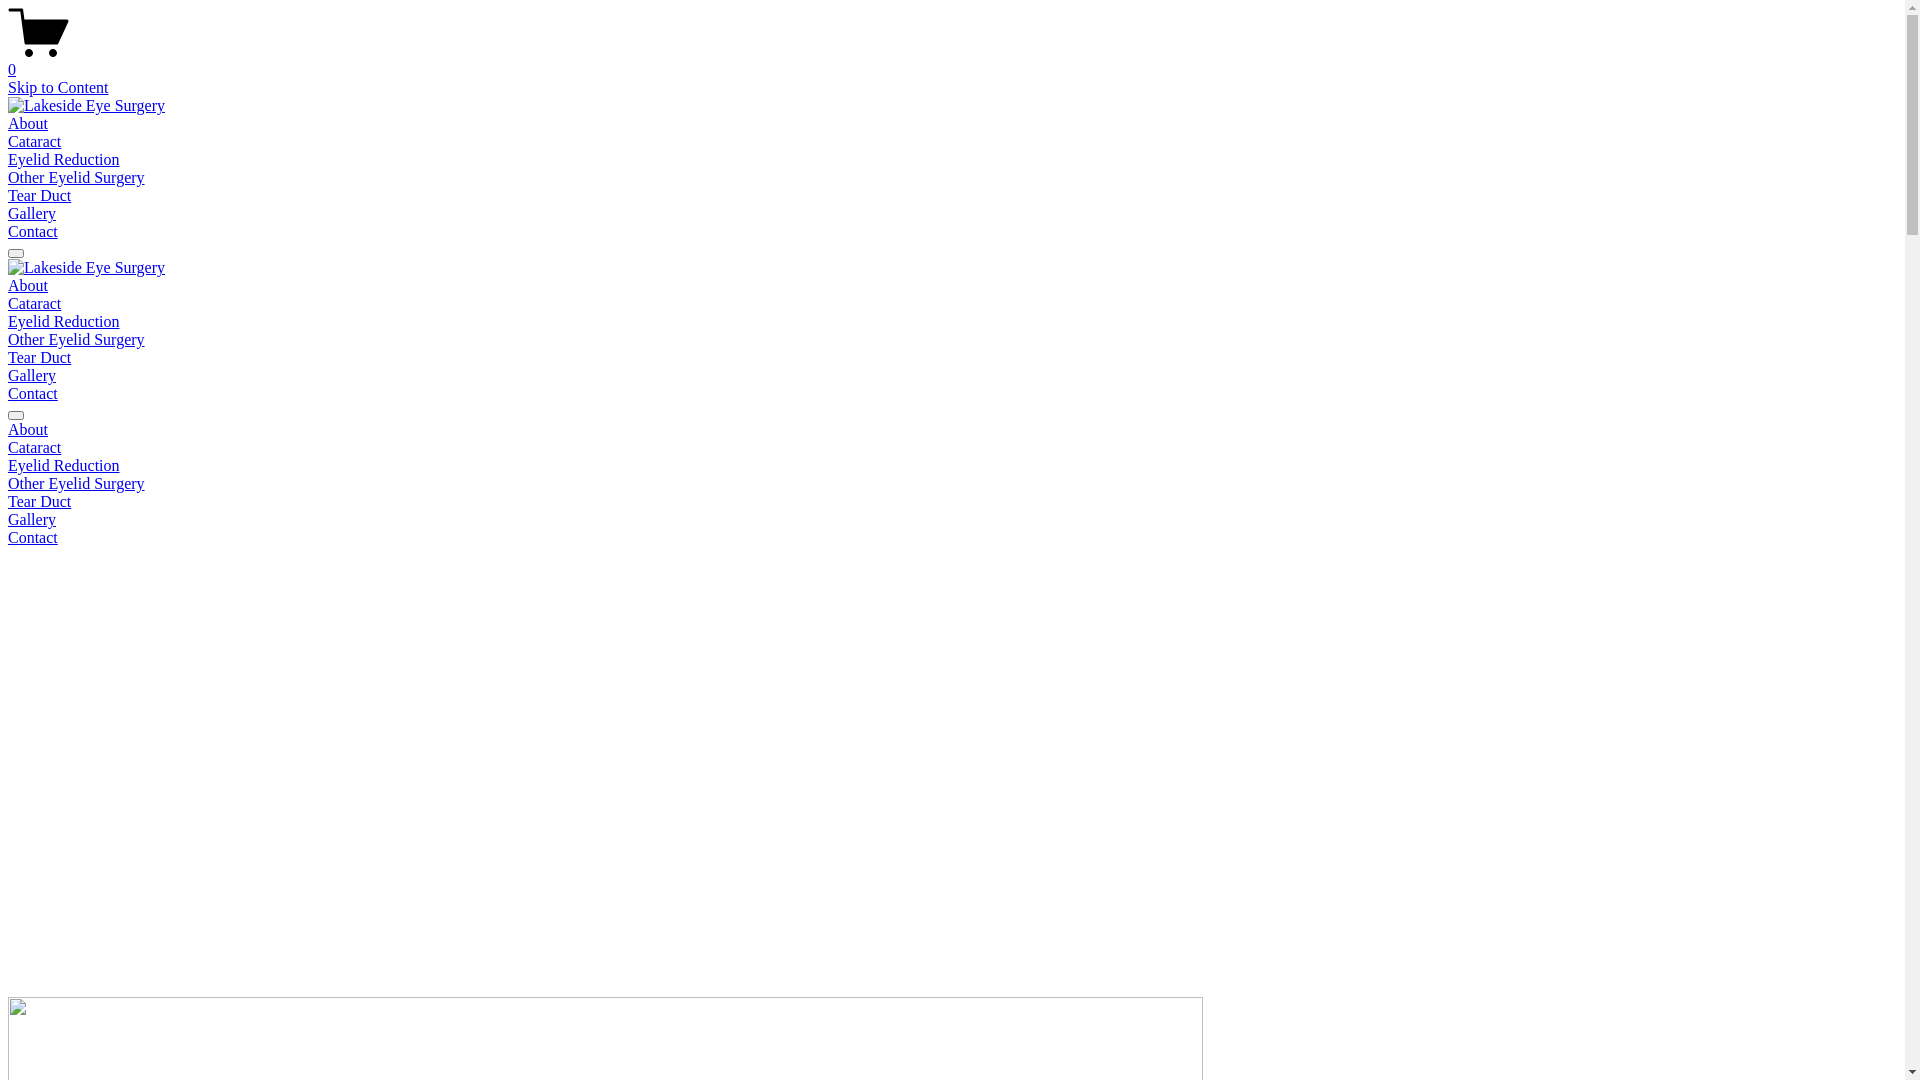  What do you see at coordinates (33, 230) in the screenshot?
I see `'Contact'` at bounding box center [33, 230].